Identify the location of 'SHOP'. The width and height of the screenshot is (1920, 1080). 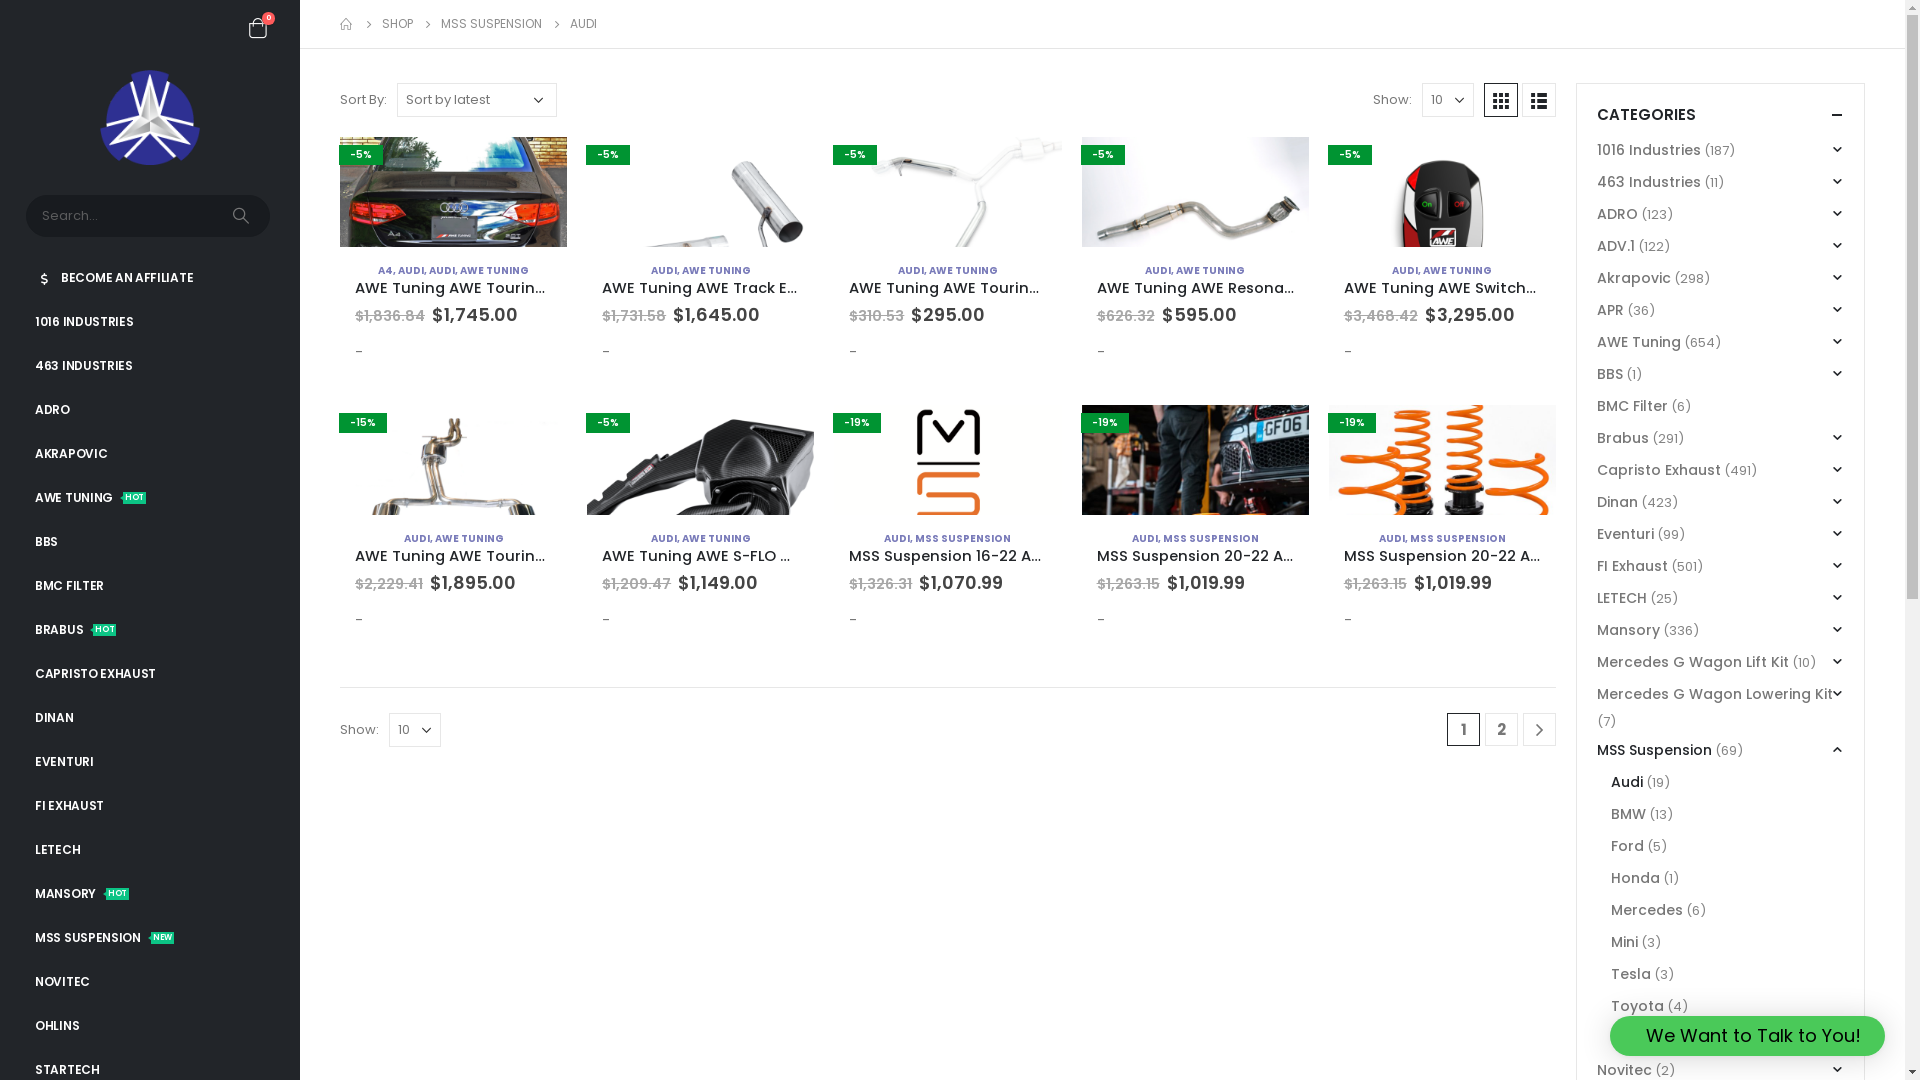
(397, 23).